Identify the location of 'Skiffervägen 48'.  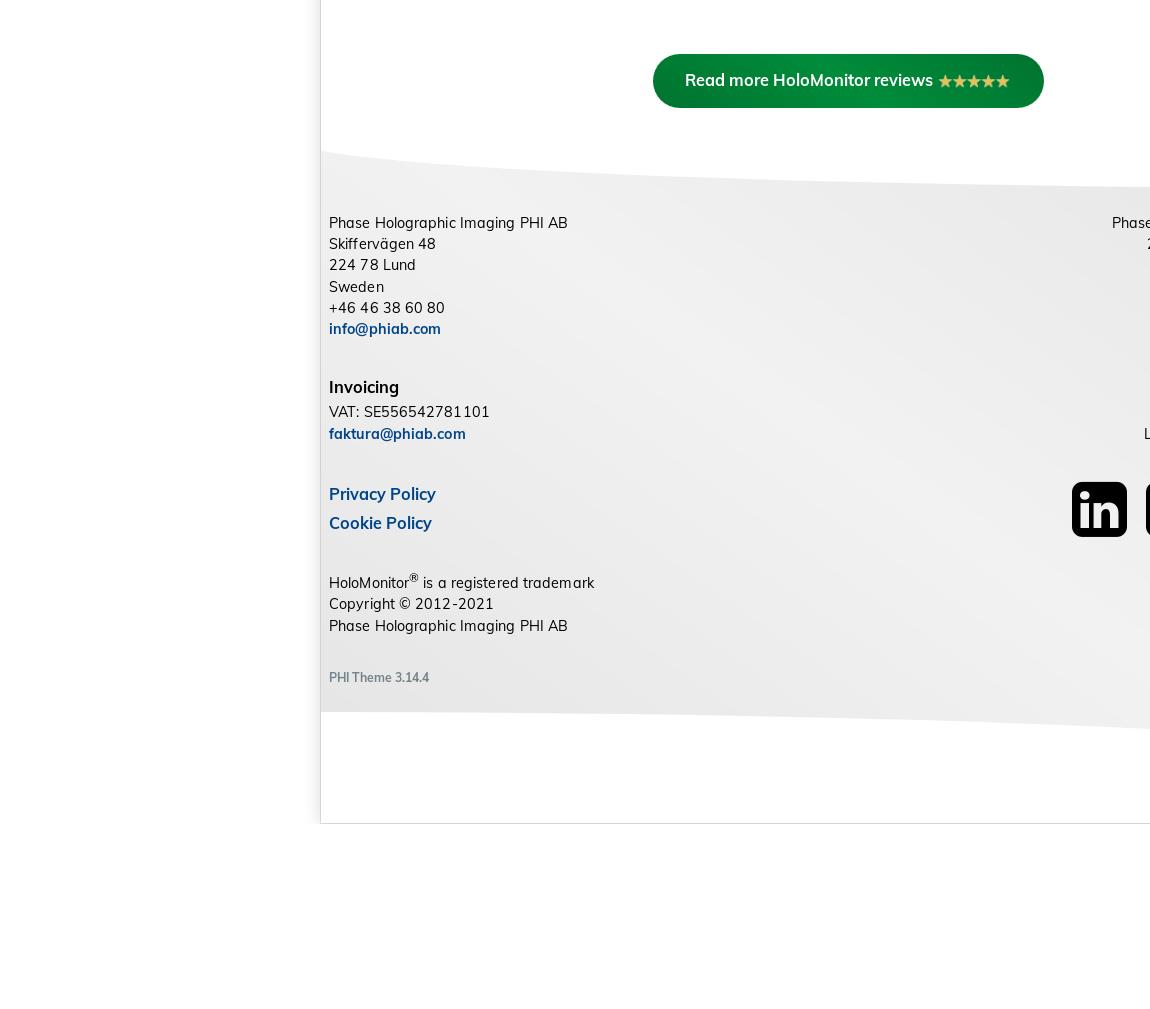
(382, 427).